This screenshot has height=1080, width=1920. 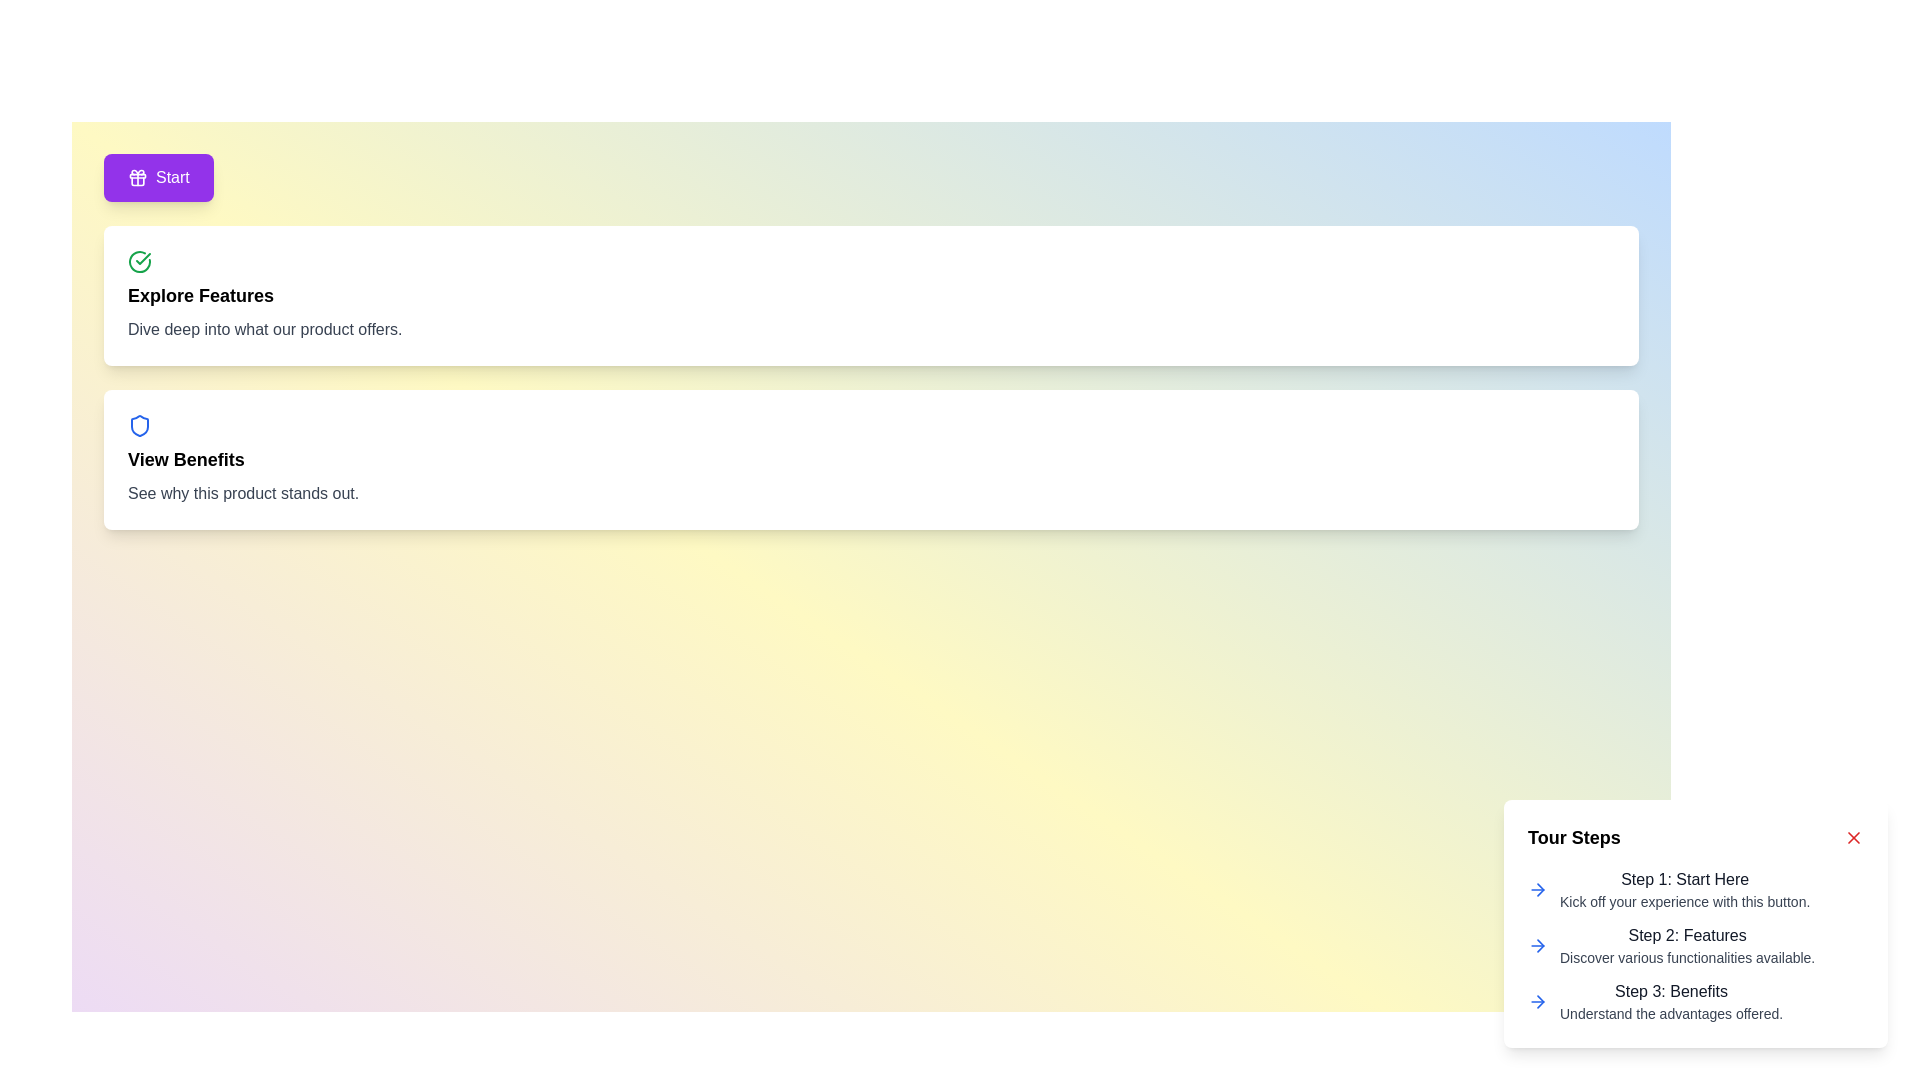 What do you see at coordinates (1536, 945) in the screenshot?
I see `the rightward arrow icon, which is blue and outlined, located to the left of the text 'Step 2: Features' in the Tour Steps component` at bounding box center [1536, 945].